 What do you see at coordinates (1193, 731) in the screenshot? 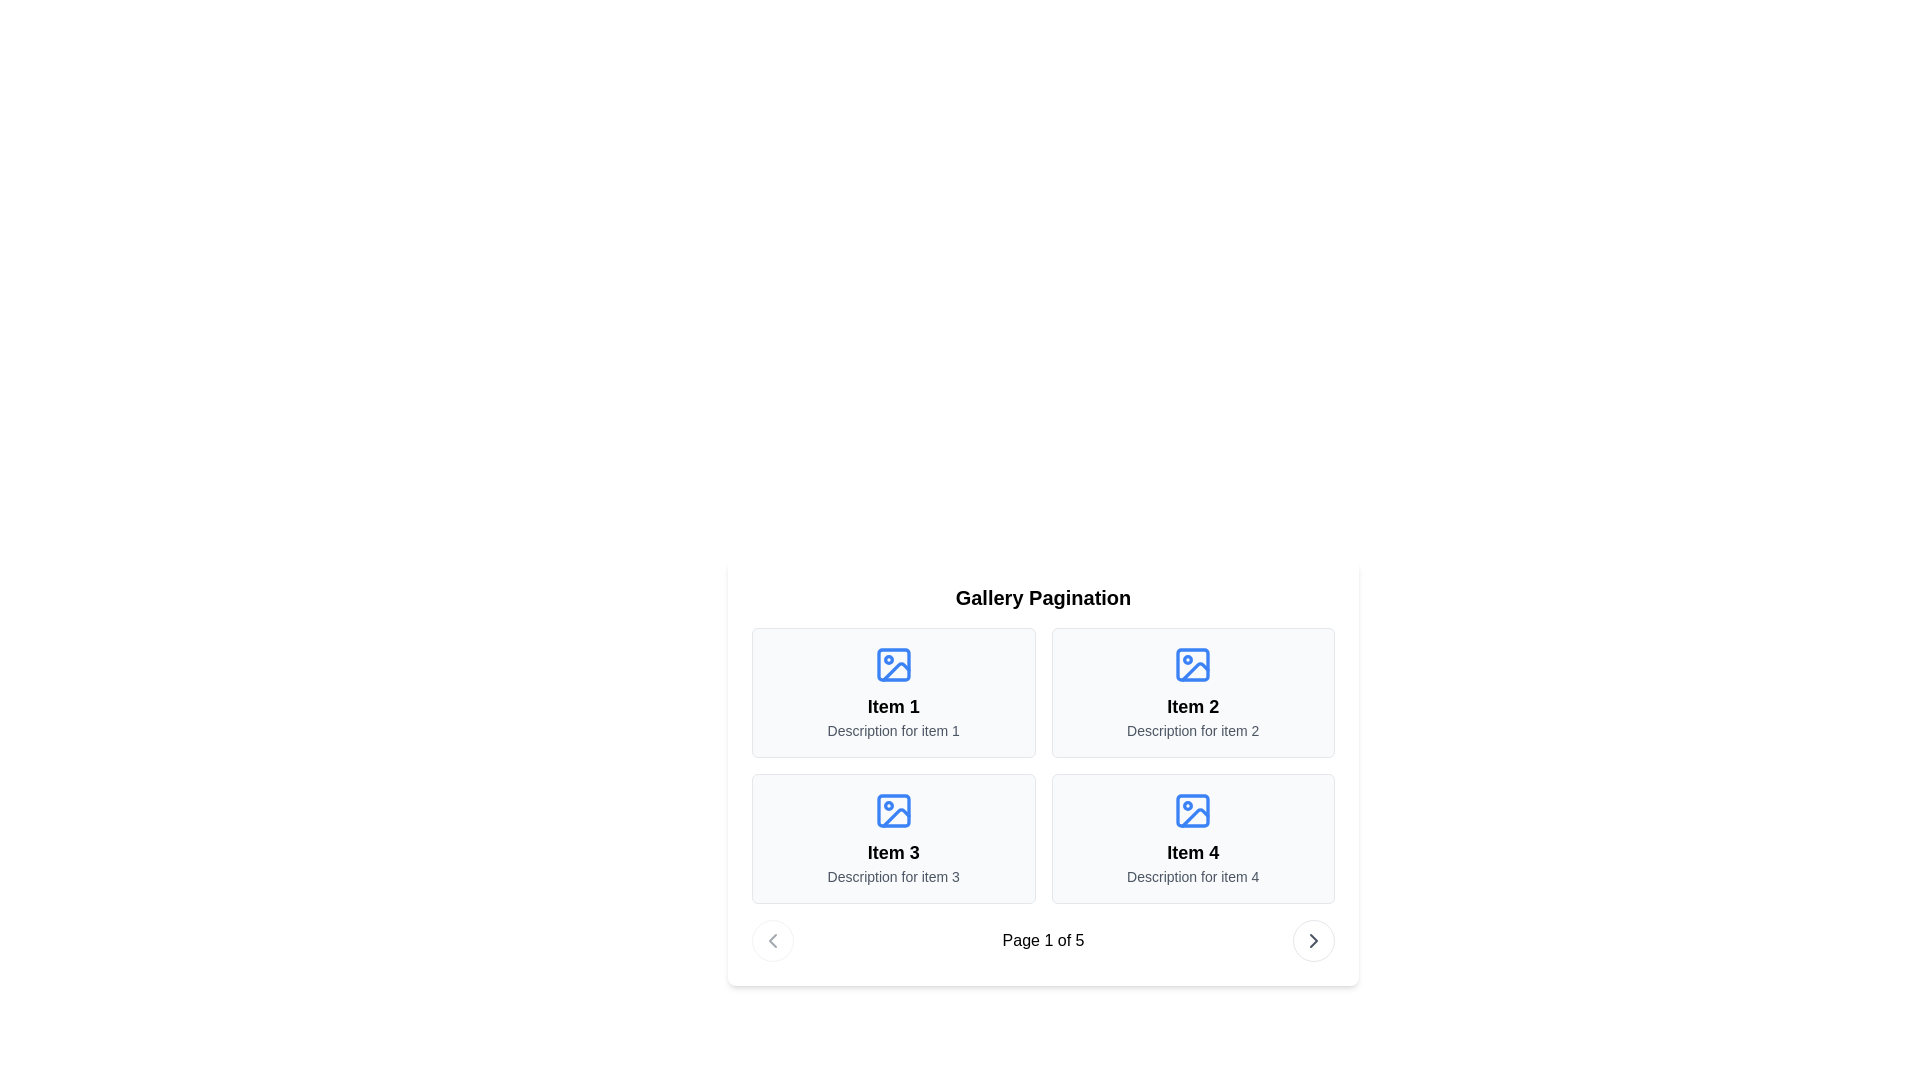
I see `the text label that reads 'Description for item 2', which is located beneath the heading 'Item 2' in the second box of the top row in a grid layout` at bounding box center [1193, 731].